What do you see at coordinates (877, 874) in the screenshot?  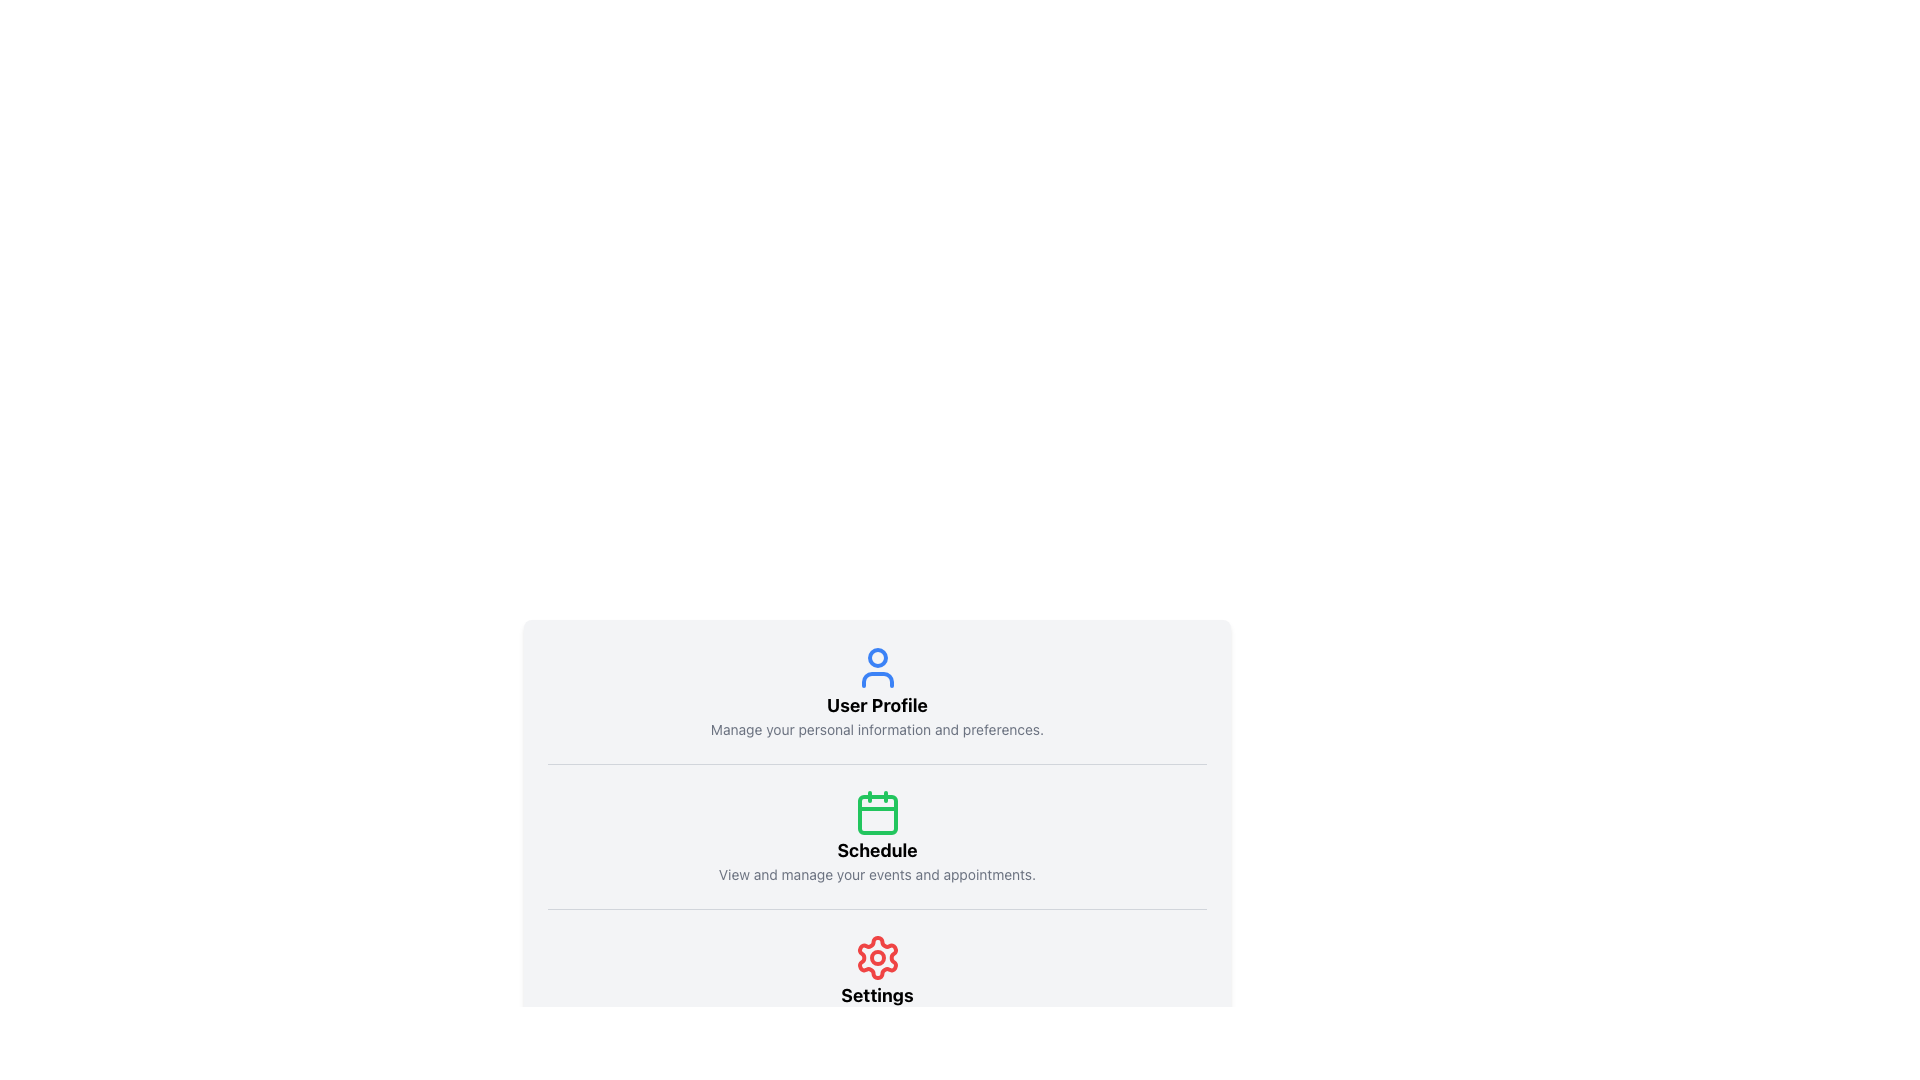 I see `the static text label that reads 'View and manage your events and appointments.' located below the 'Schedule' text and calendar icon` at bounding box center [877, 874].